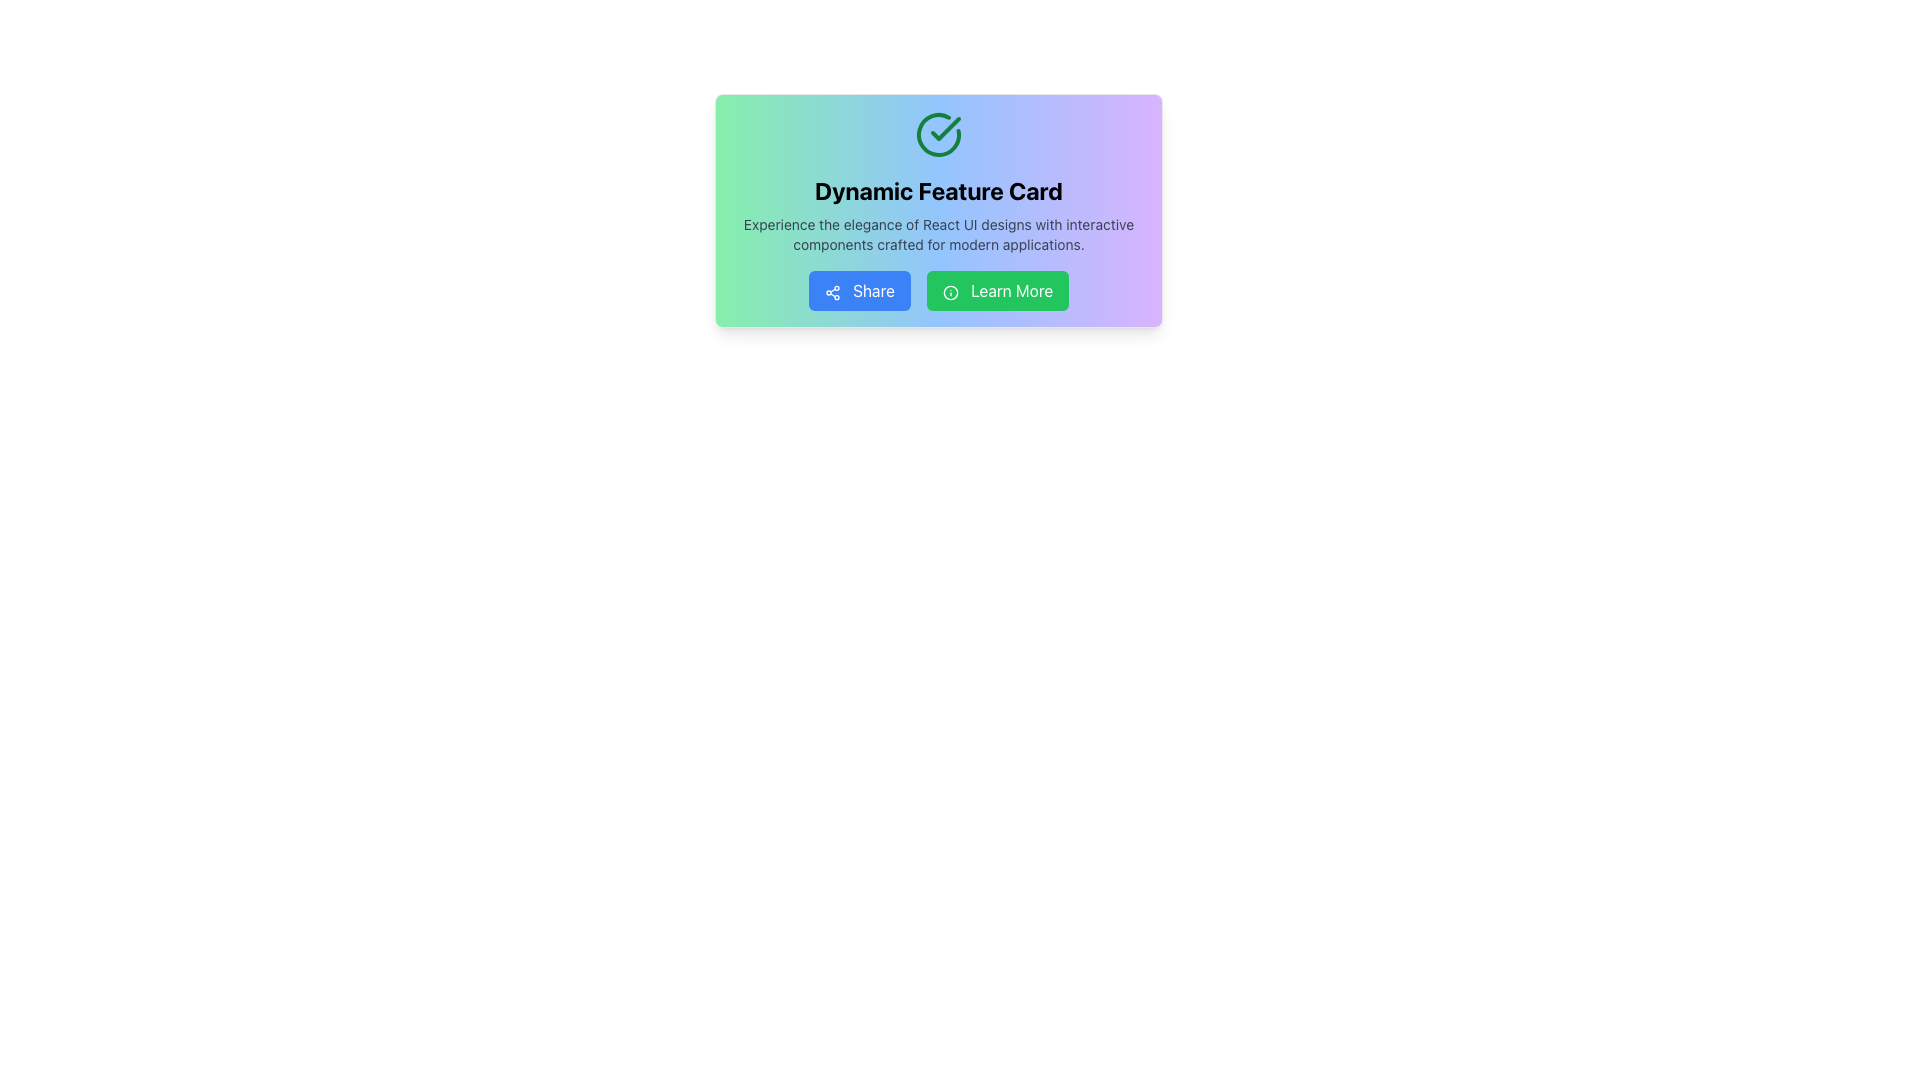 This screenshot has width=1920, height=1080. What do you see at coordinates (998, 290) in the screenshot?
I see `the 'Learn More' button, which is a green rectangular button with white text and an 'i' icon, located in the bottom-right section of a card, positioned to the right of the 'Share' button` at bounding box center [998, 290].